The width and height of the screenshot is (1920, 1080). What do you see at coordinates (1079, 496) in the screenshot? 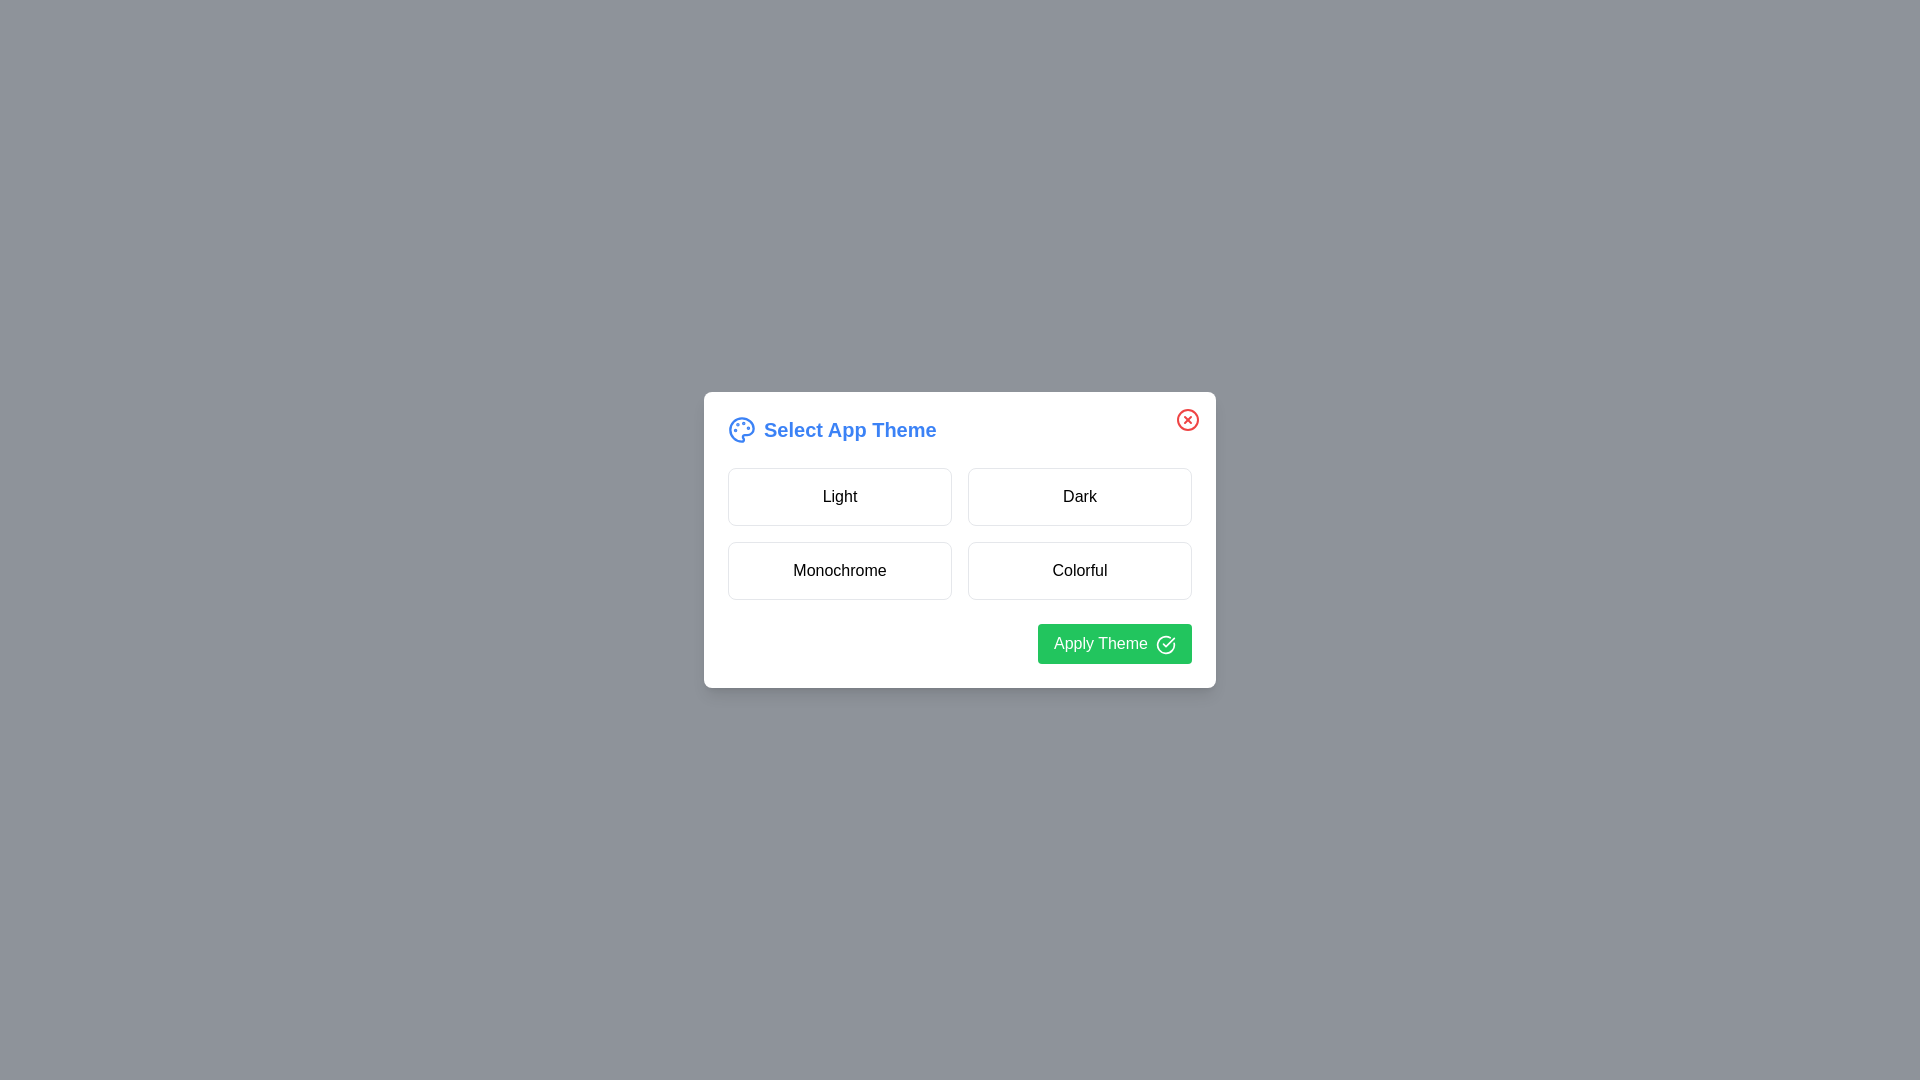
I see `the theme Dark by clicking on its corresponding button` at bounding box center [1079, 496].